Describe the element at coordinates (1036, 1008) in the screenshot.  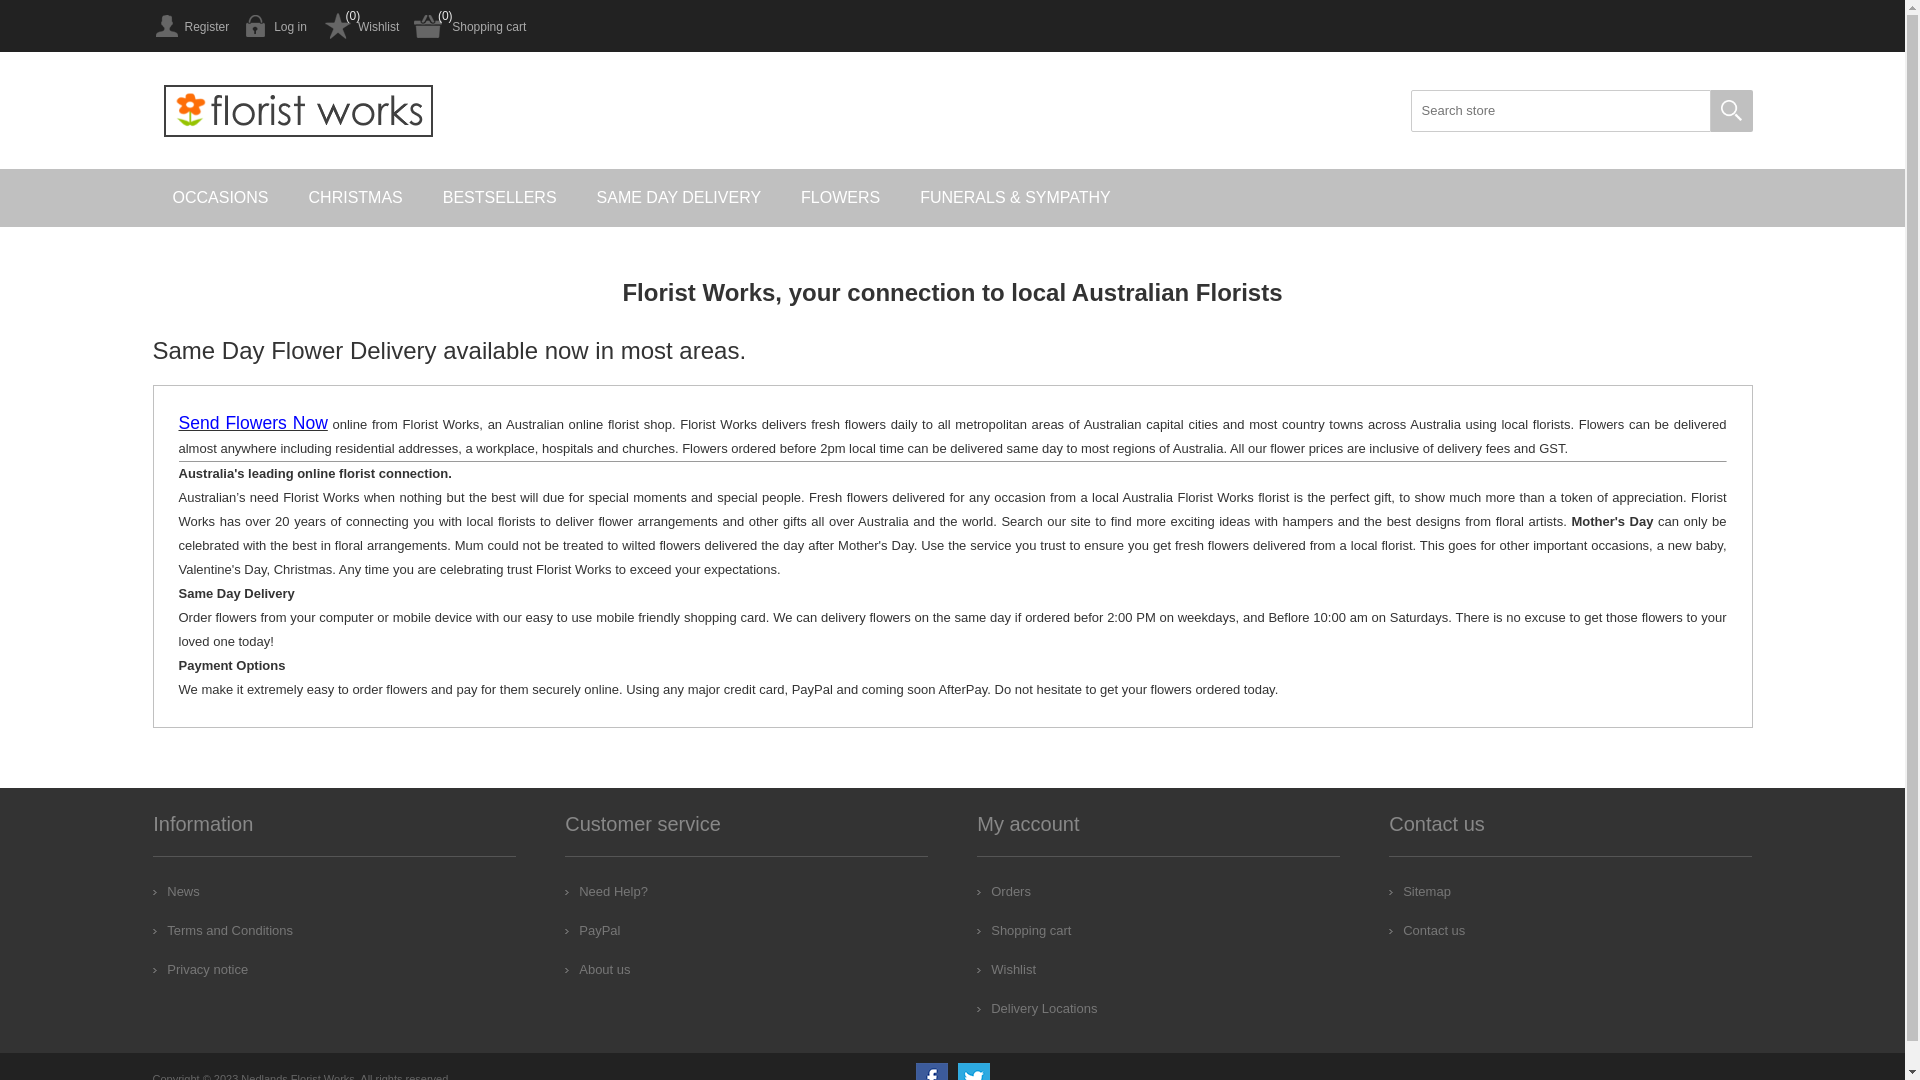
I see `'Delivery Locations'` at that location.